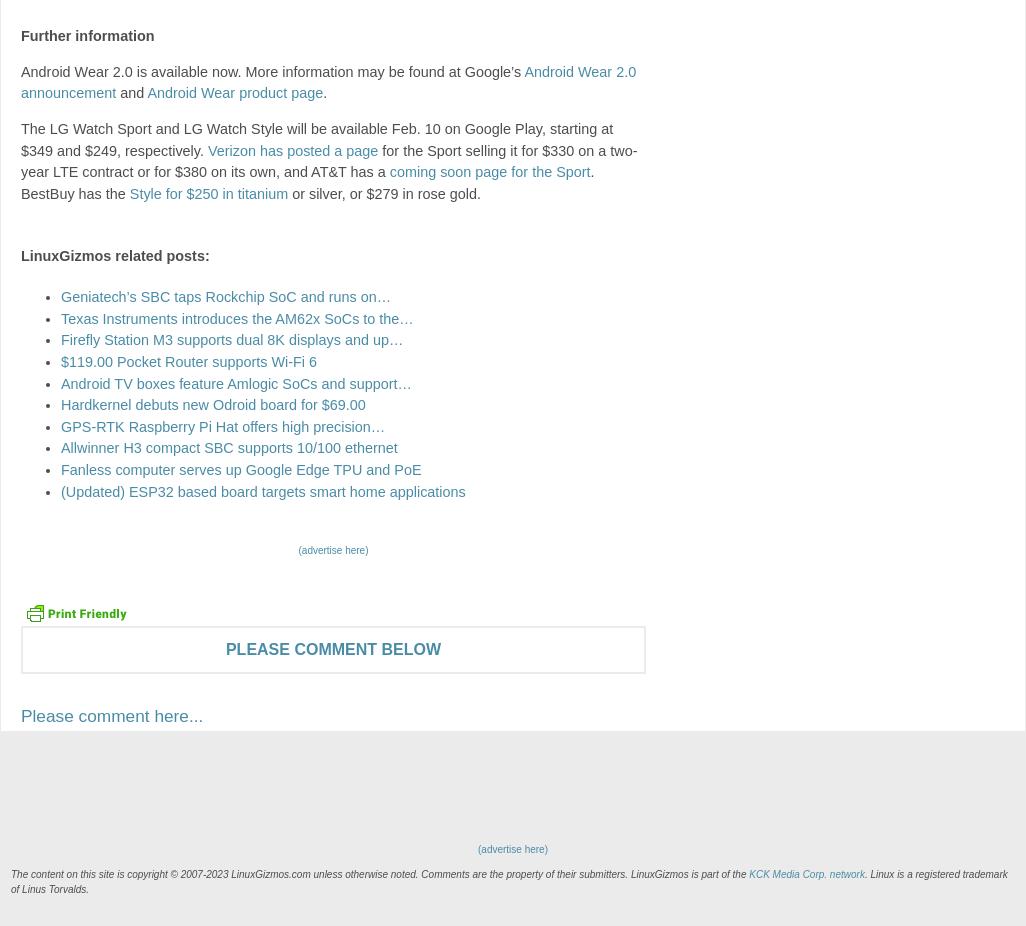  I want to click on 'Further information', so click(86, 34).